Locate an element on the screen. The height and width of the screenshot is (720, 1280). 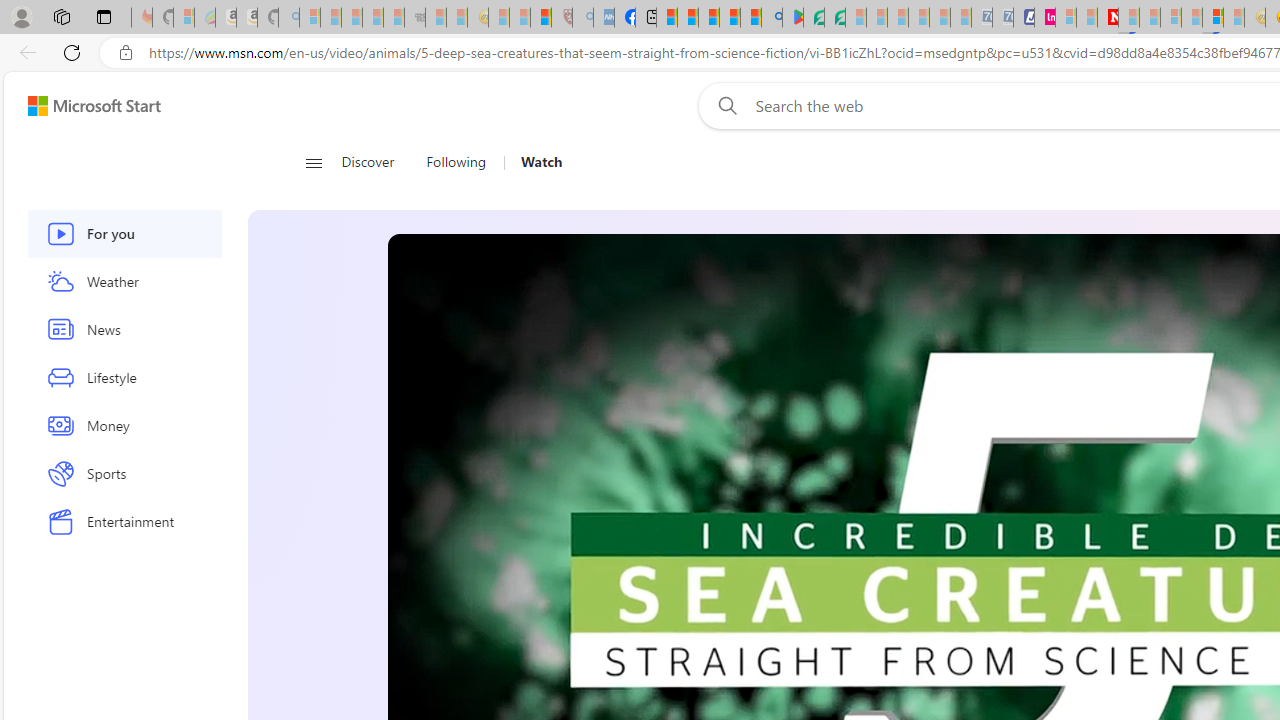
'Cheap Car Rentals - Save70.com - Sleeping' is located at coordinates (981, 17).